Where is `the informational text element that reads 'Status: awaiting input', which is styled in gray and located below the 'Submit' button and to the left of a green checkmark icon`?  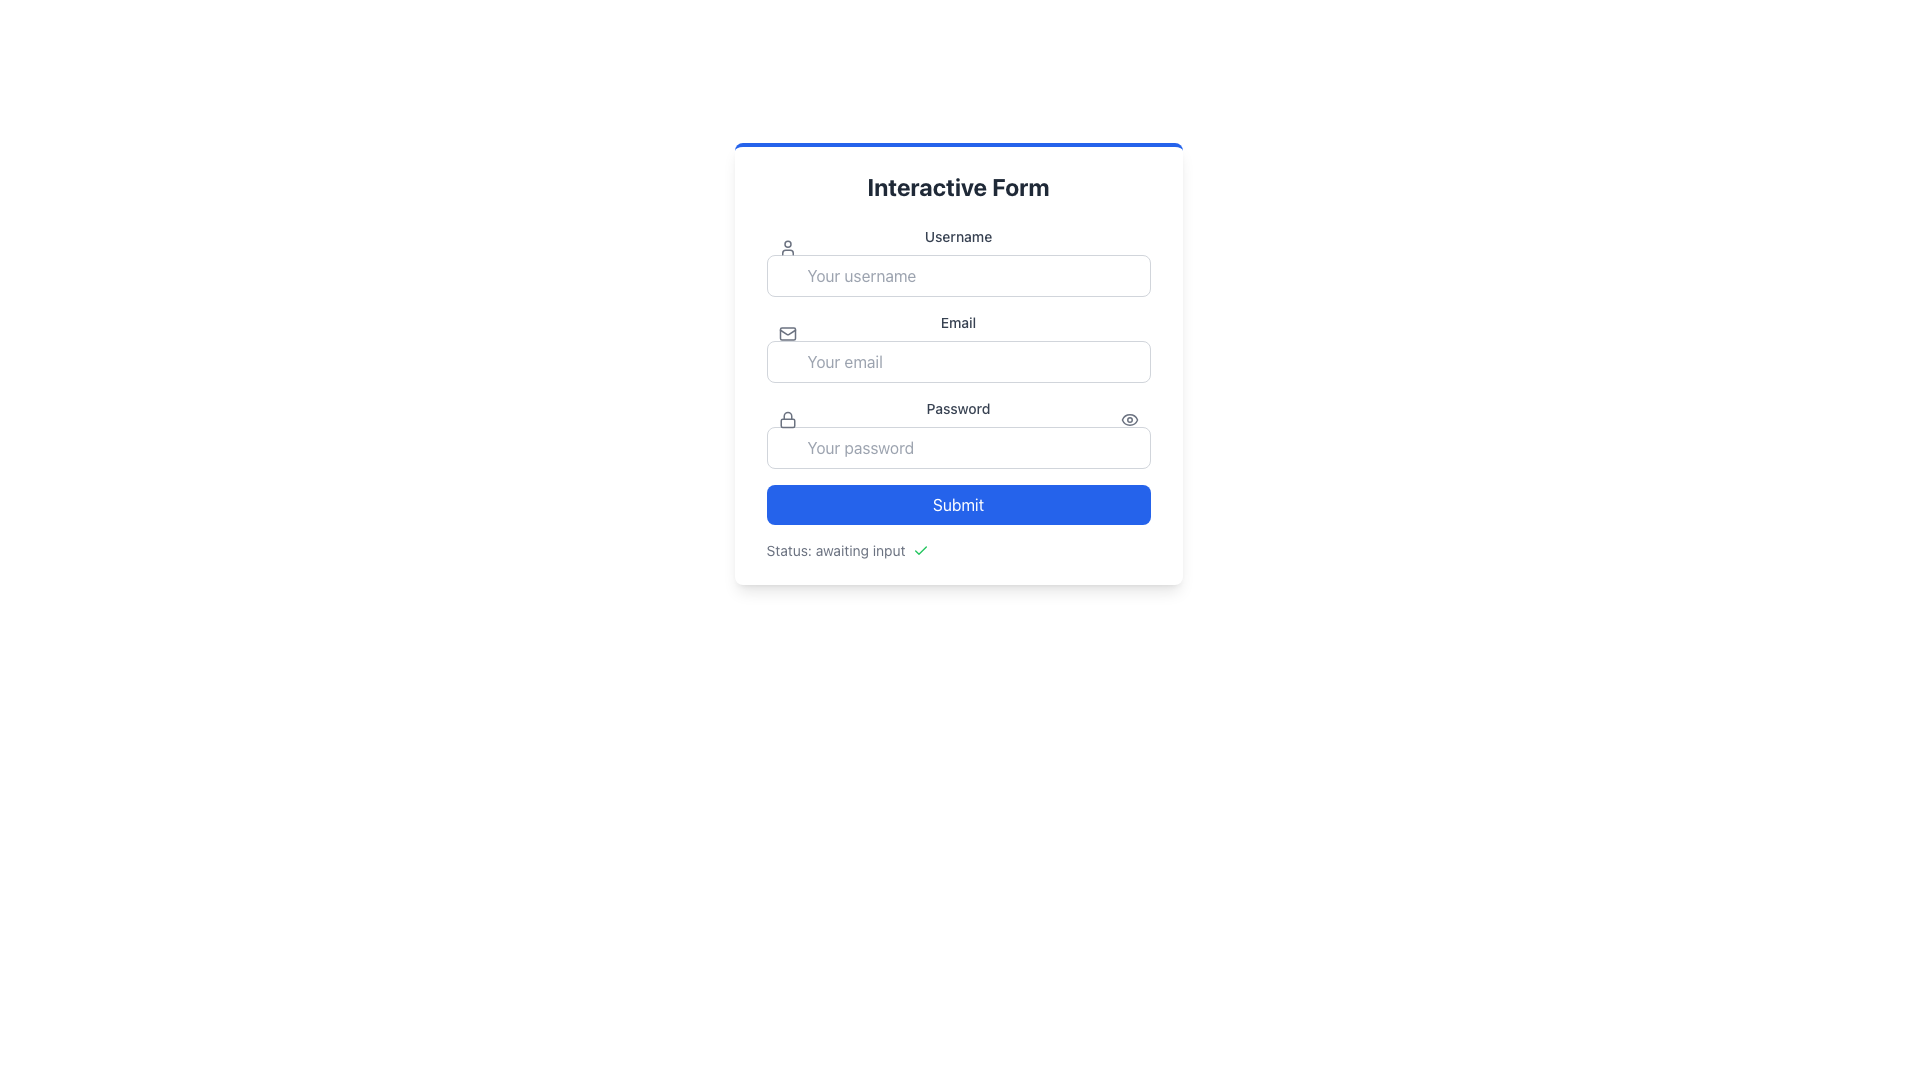 the informational text element that reads 'Status: awaiting input', which is styled in gray and located below the 'Submit' button and to the left of a green checkmark icon is located at coordinates (835, 551).